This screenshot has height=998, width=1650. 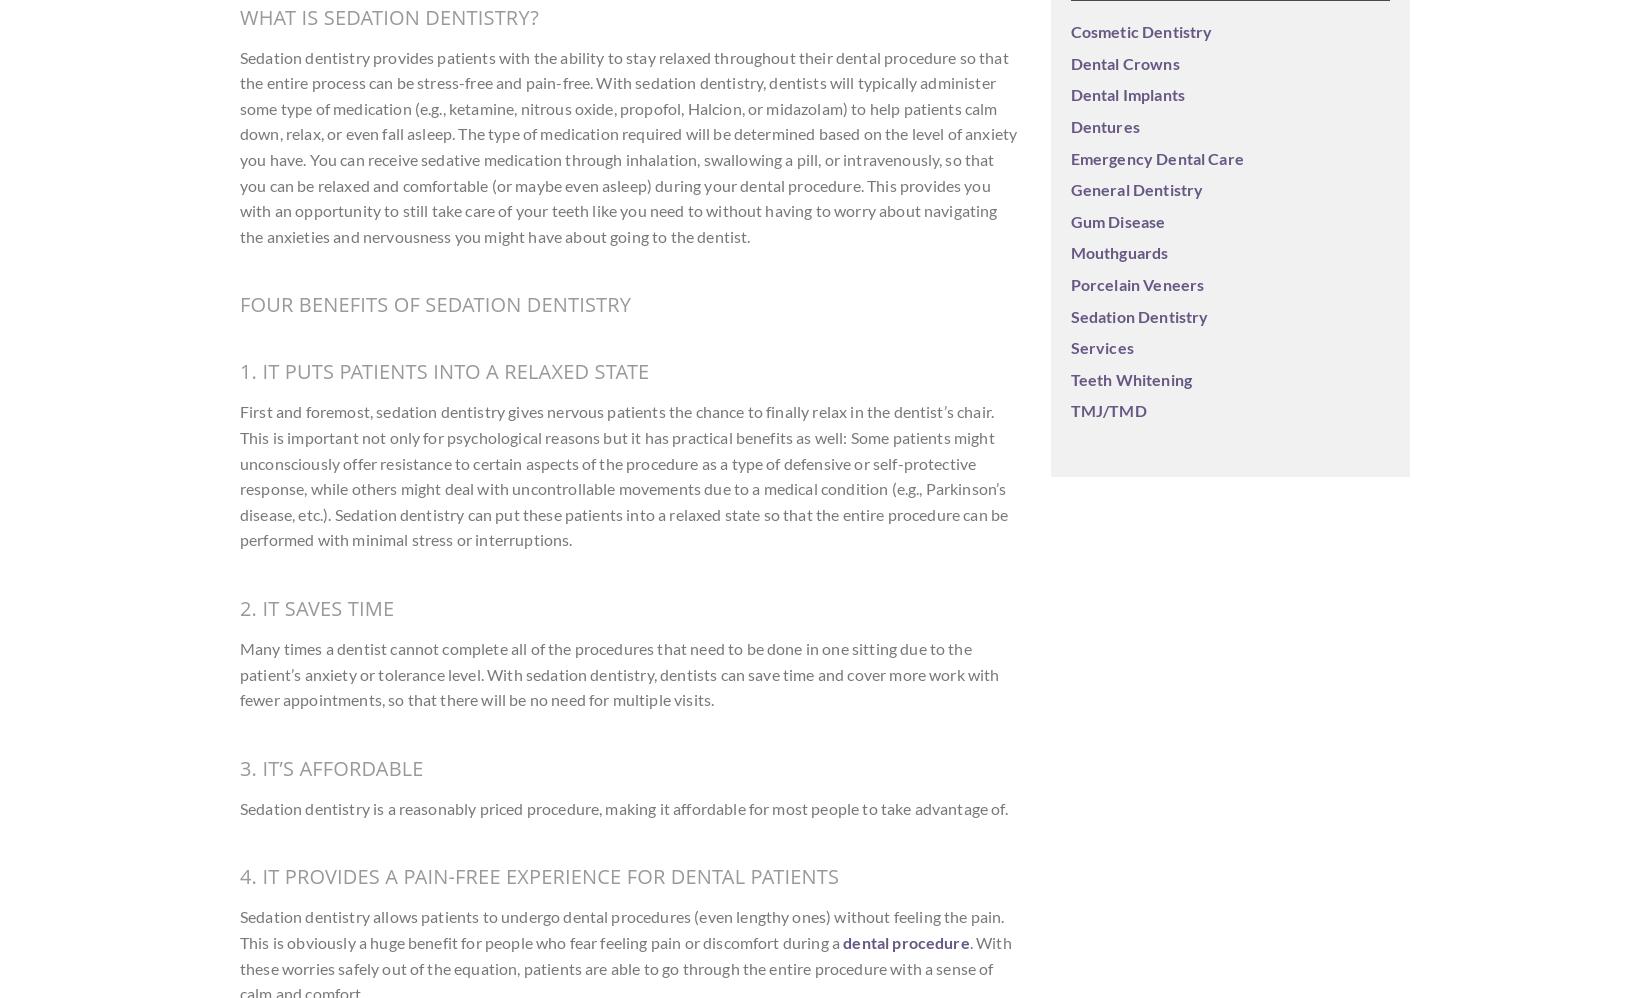 What do you see at coordinates (331, 766) in the screenshot?
I see `'3. It’s Affordable'` at bounding box center [331, 766].